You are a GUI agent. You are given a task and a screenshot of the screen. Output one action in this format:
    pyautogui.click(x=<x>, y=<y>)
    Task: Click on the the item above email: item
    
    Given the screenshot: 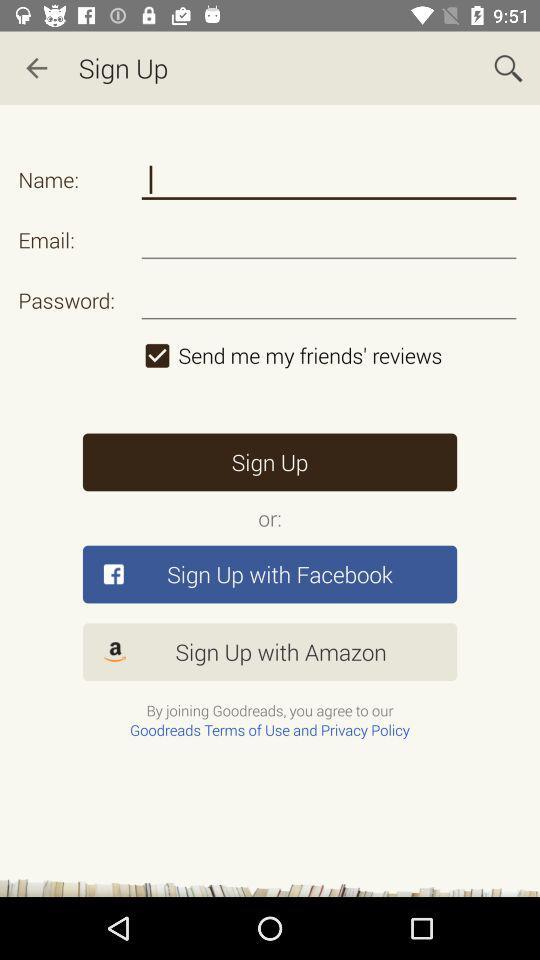 What is the action you would take?
    pyautogui.click(x=329, y=179)
    